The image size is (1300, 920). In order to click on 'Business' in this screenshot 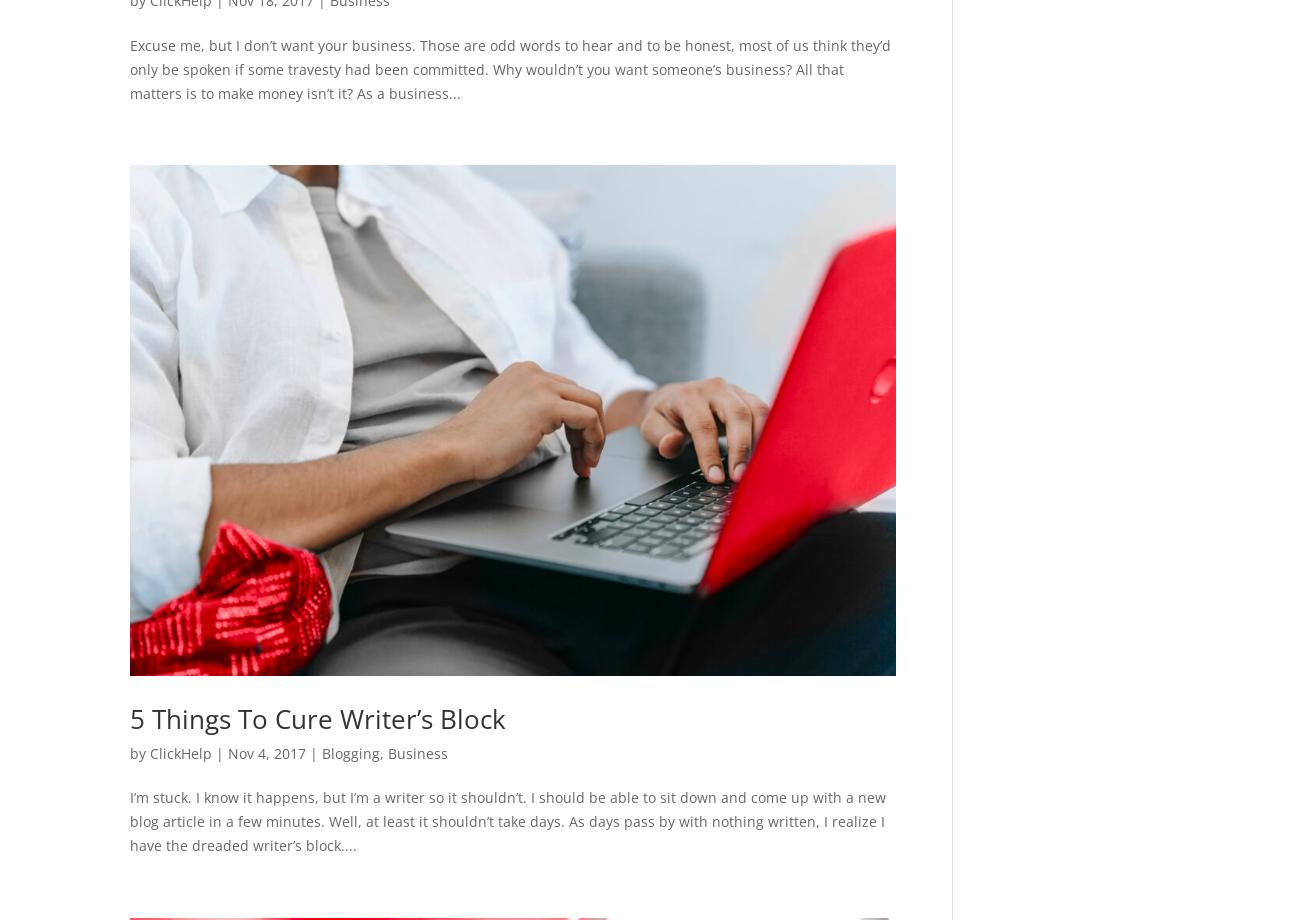, I will do `click(417, 752)`.